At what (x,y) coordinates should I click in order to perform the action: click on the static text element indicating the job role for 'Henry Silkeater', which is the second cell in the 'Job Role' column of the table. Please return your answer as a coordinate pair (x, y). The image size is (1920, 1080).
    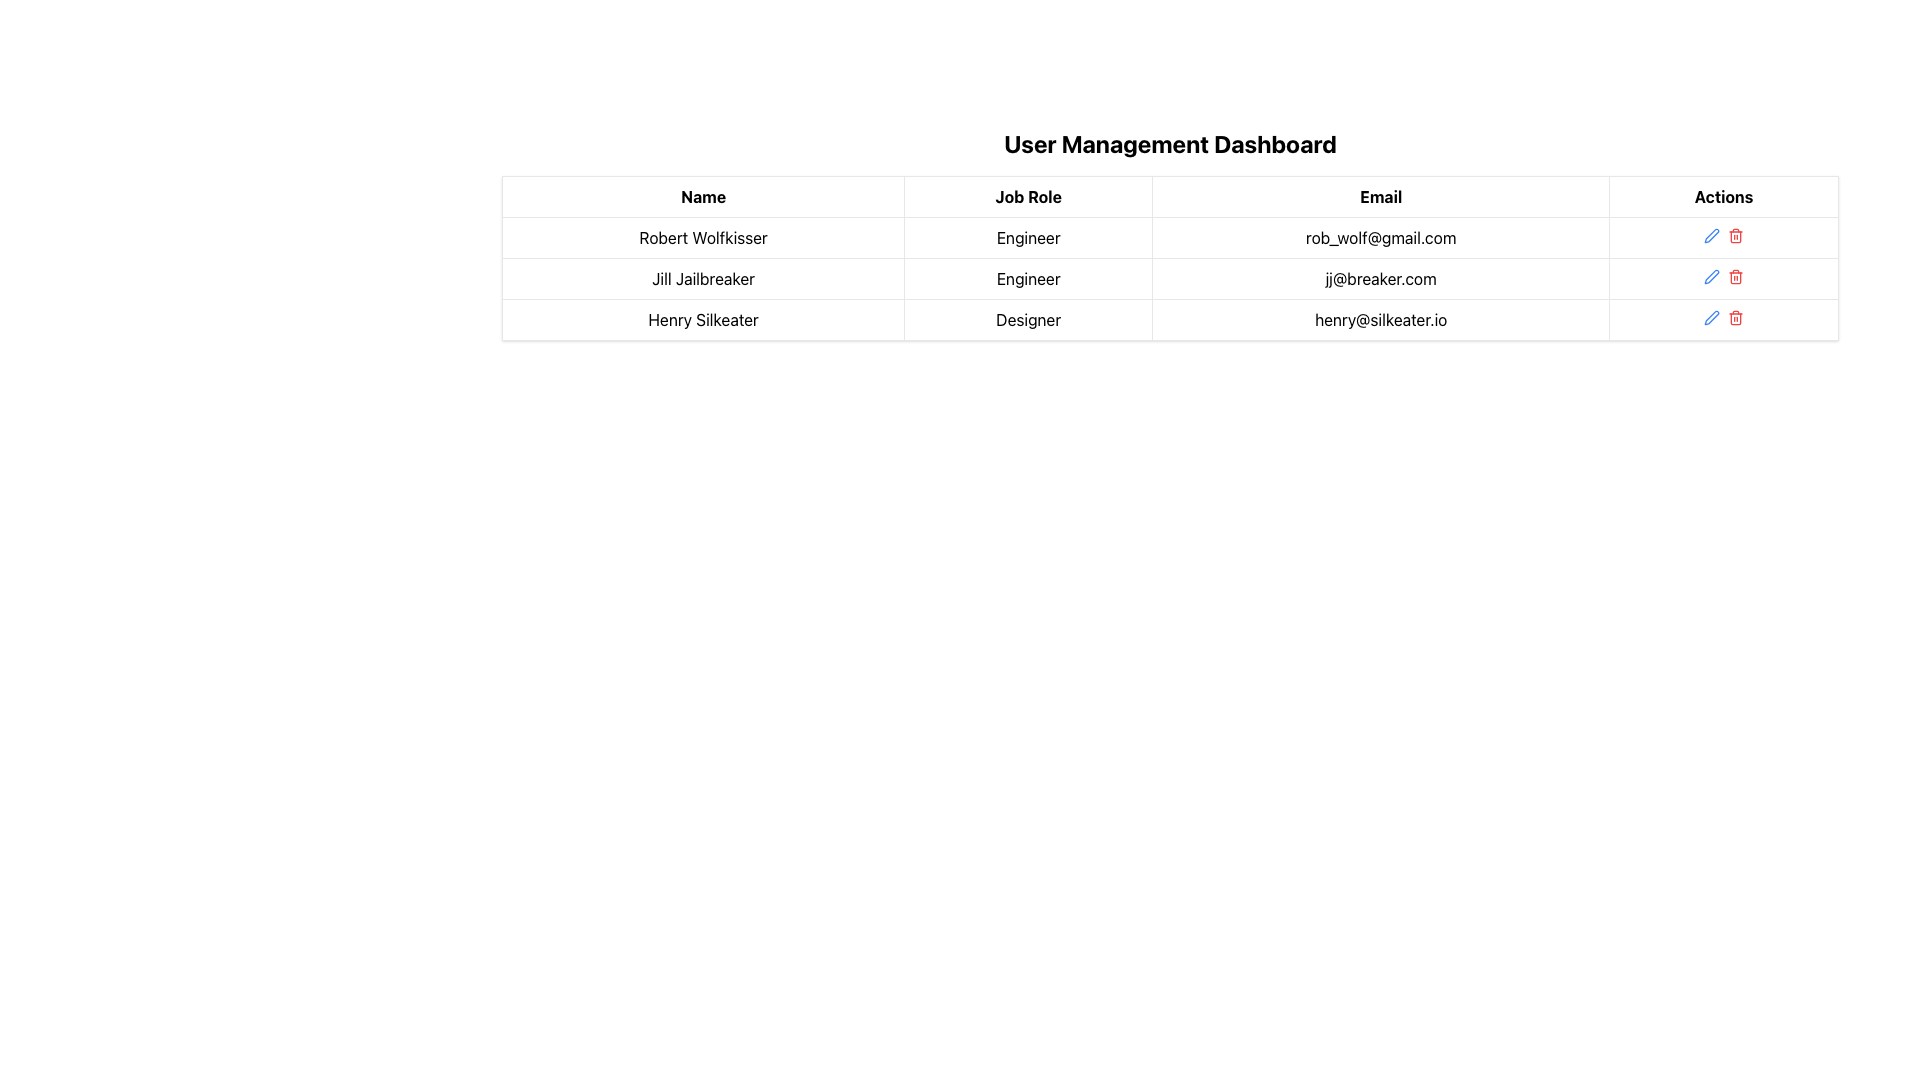
    Looking at the image, I should click on (1028, 319).